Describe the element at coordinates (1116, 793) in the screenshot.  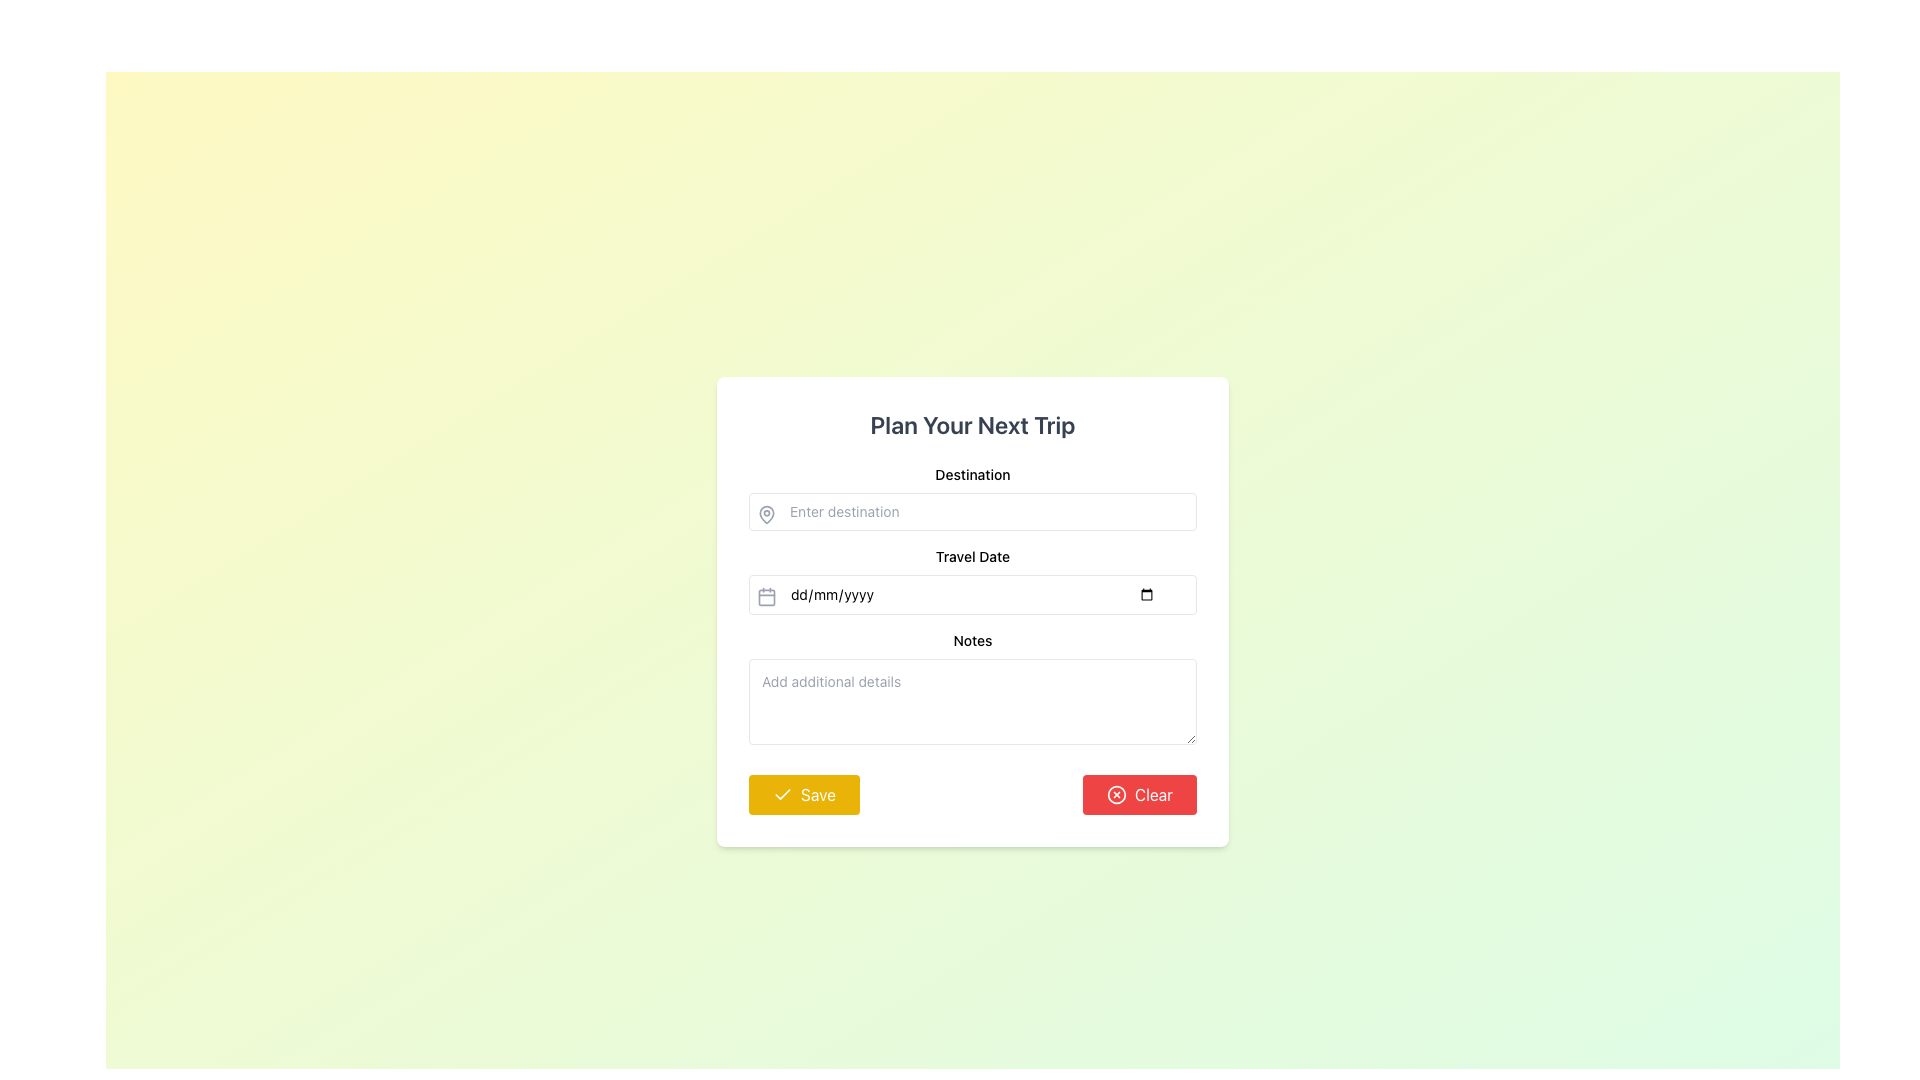
I see `the red circular decorative icon associated with the 'Clear' button located at the bottom right of the form section` at that location.